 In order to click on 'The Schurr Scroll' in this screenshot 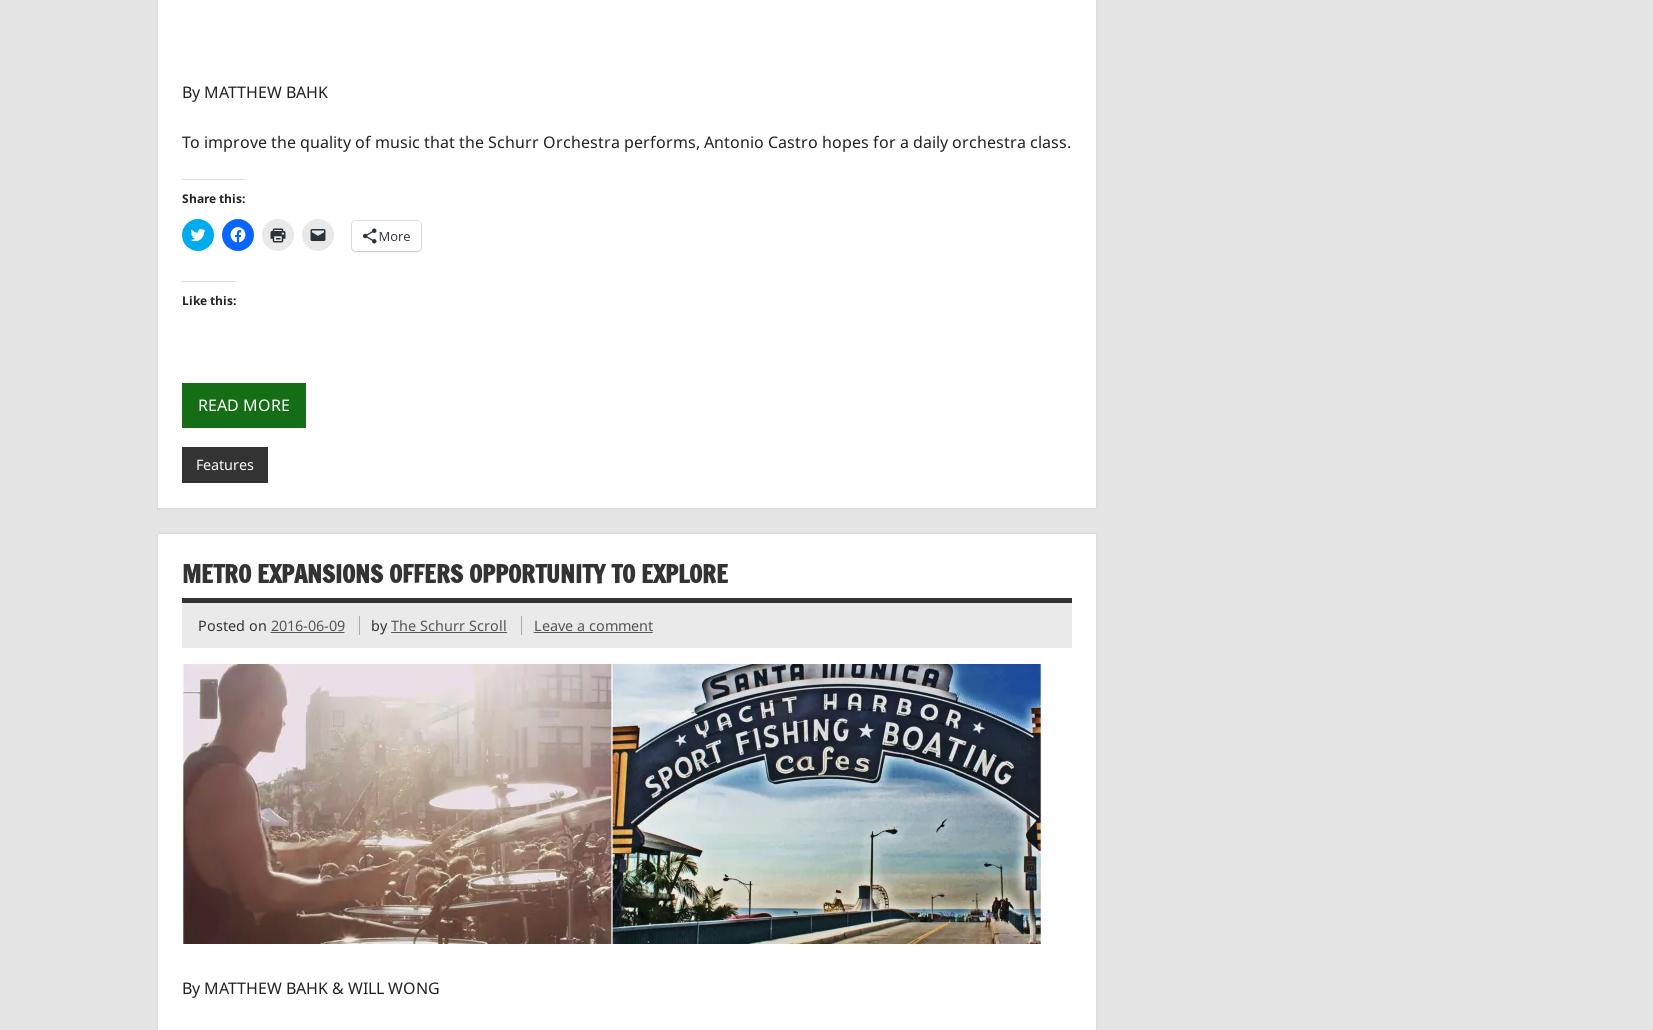, I will do `click(389, 624)`.